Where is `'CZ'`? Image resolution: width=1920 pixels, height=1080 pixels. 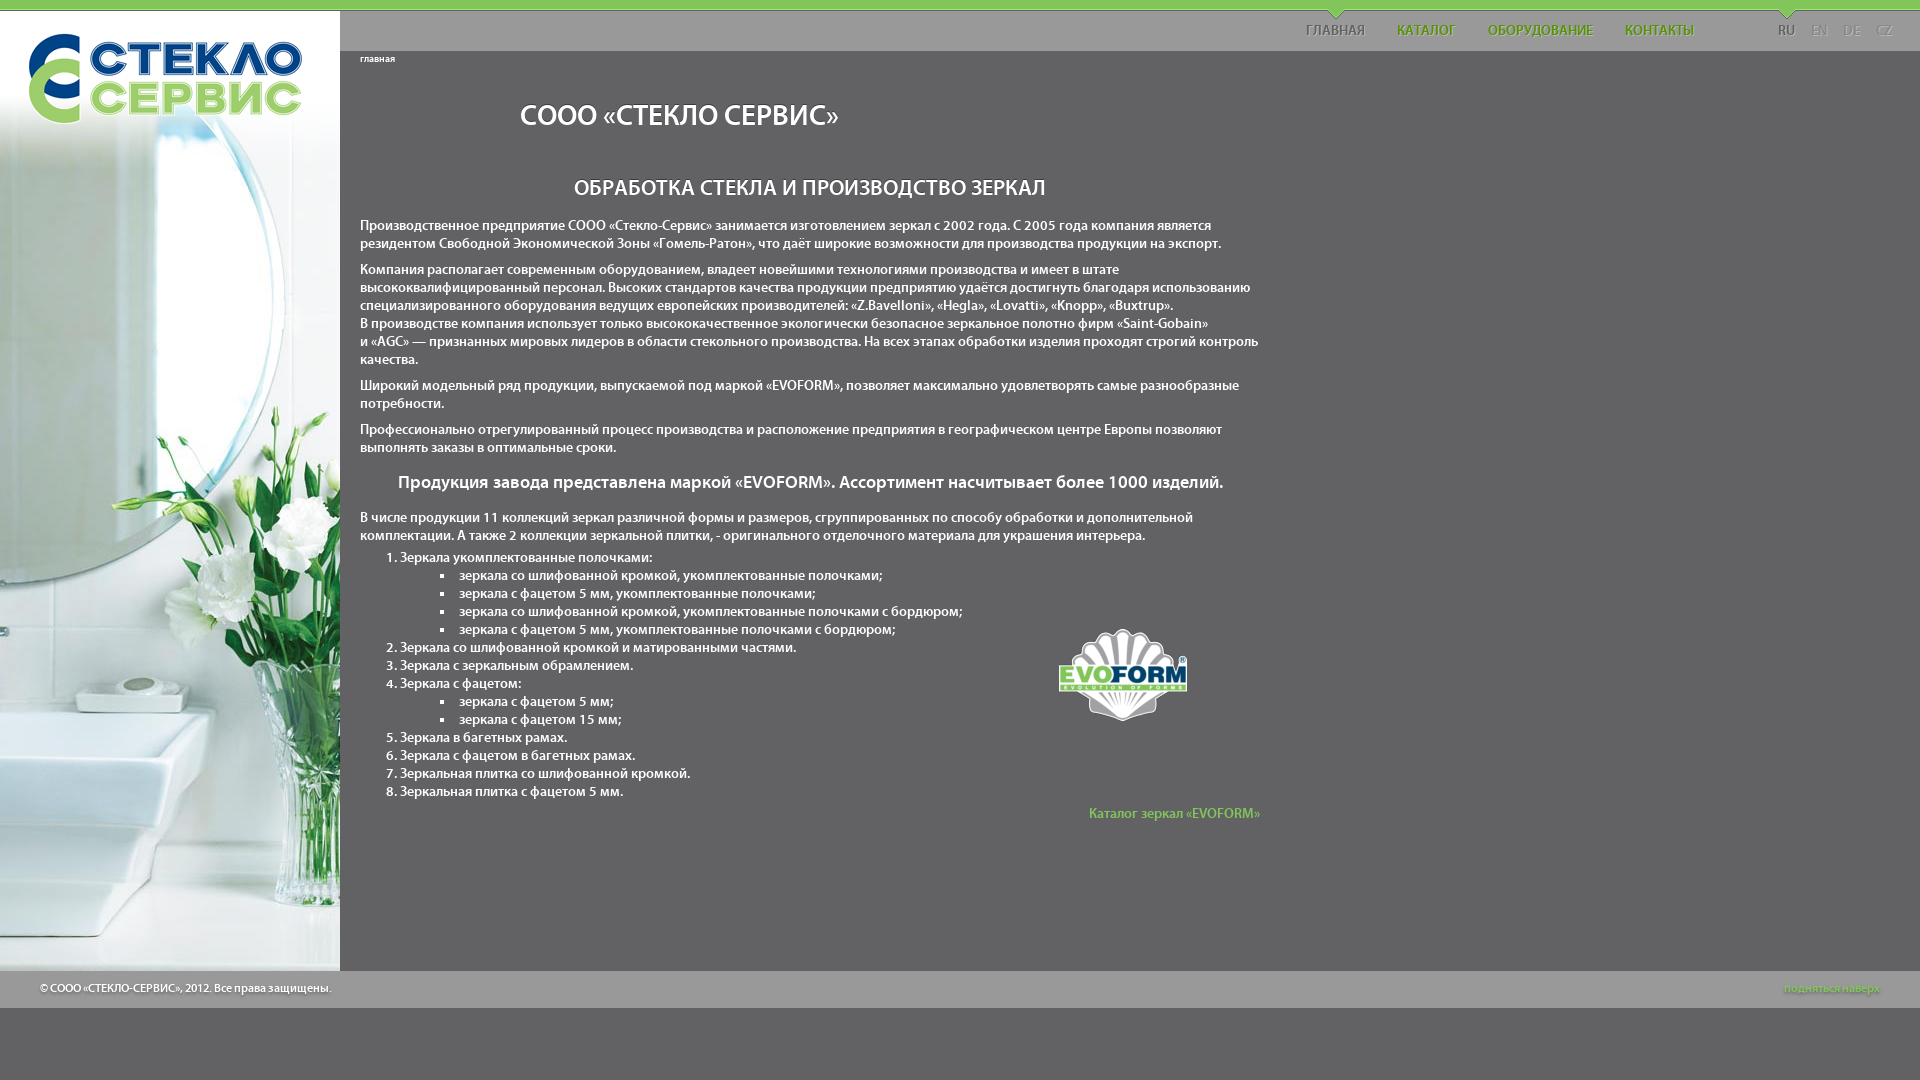
'CZ' is located at coordinates (1866, 24).